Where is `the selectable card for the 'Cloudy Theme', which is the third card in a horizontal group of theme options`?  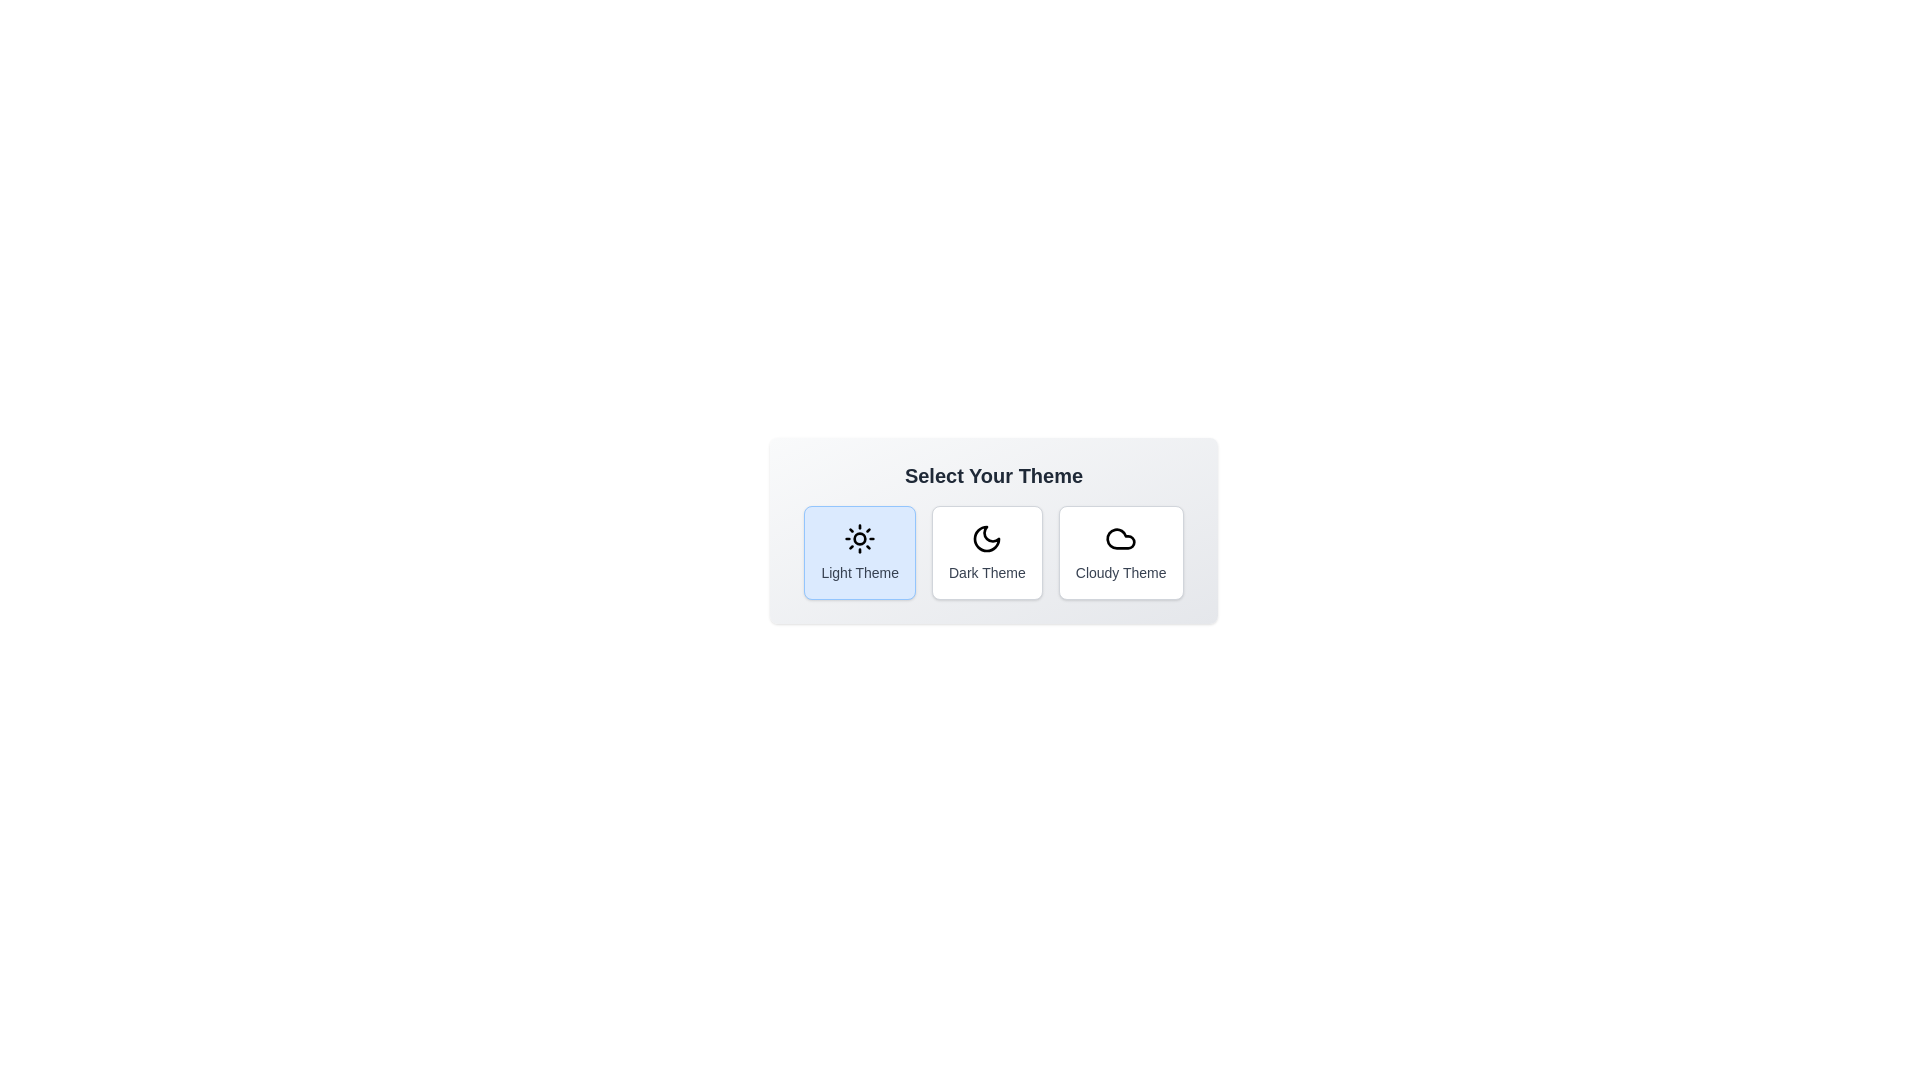 the selectable card for the 'Cloudy Theme', which is the third card in a horizontal group of theme options is located at coordinates (1121, 552).